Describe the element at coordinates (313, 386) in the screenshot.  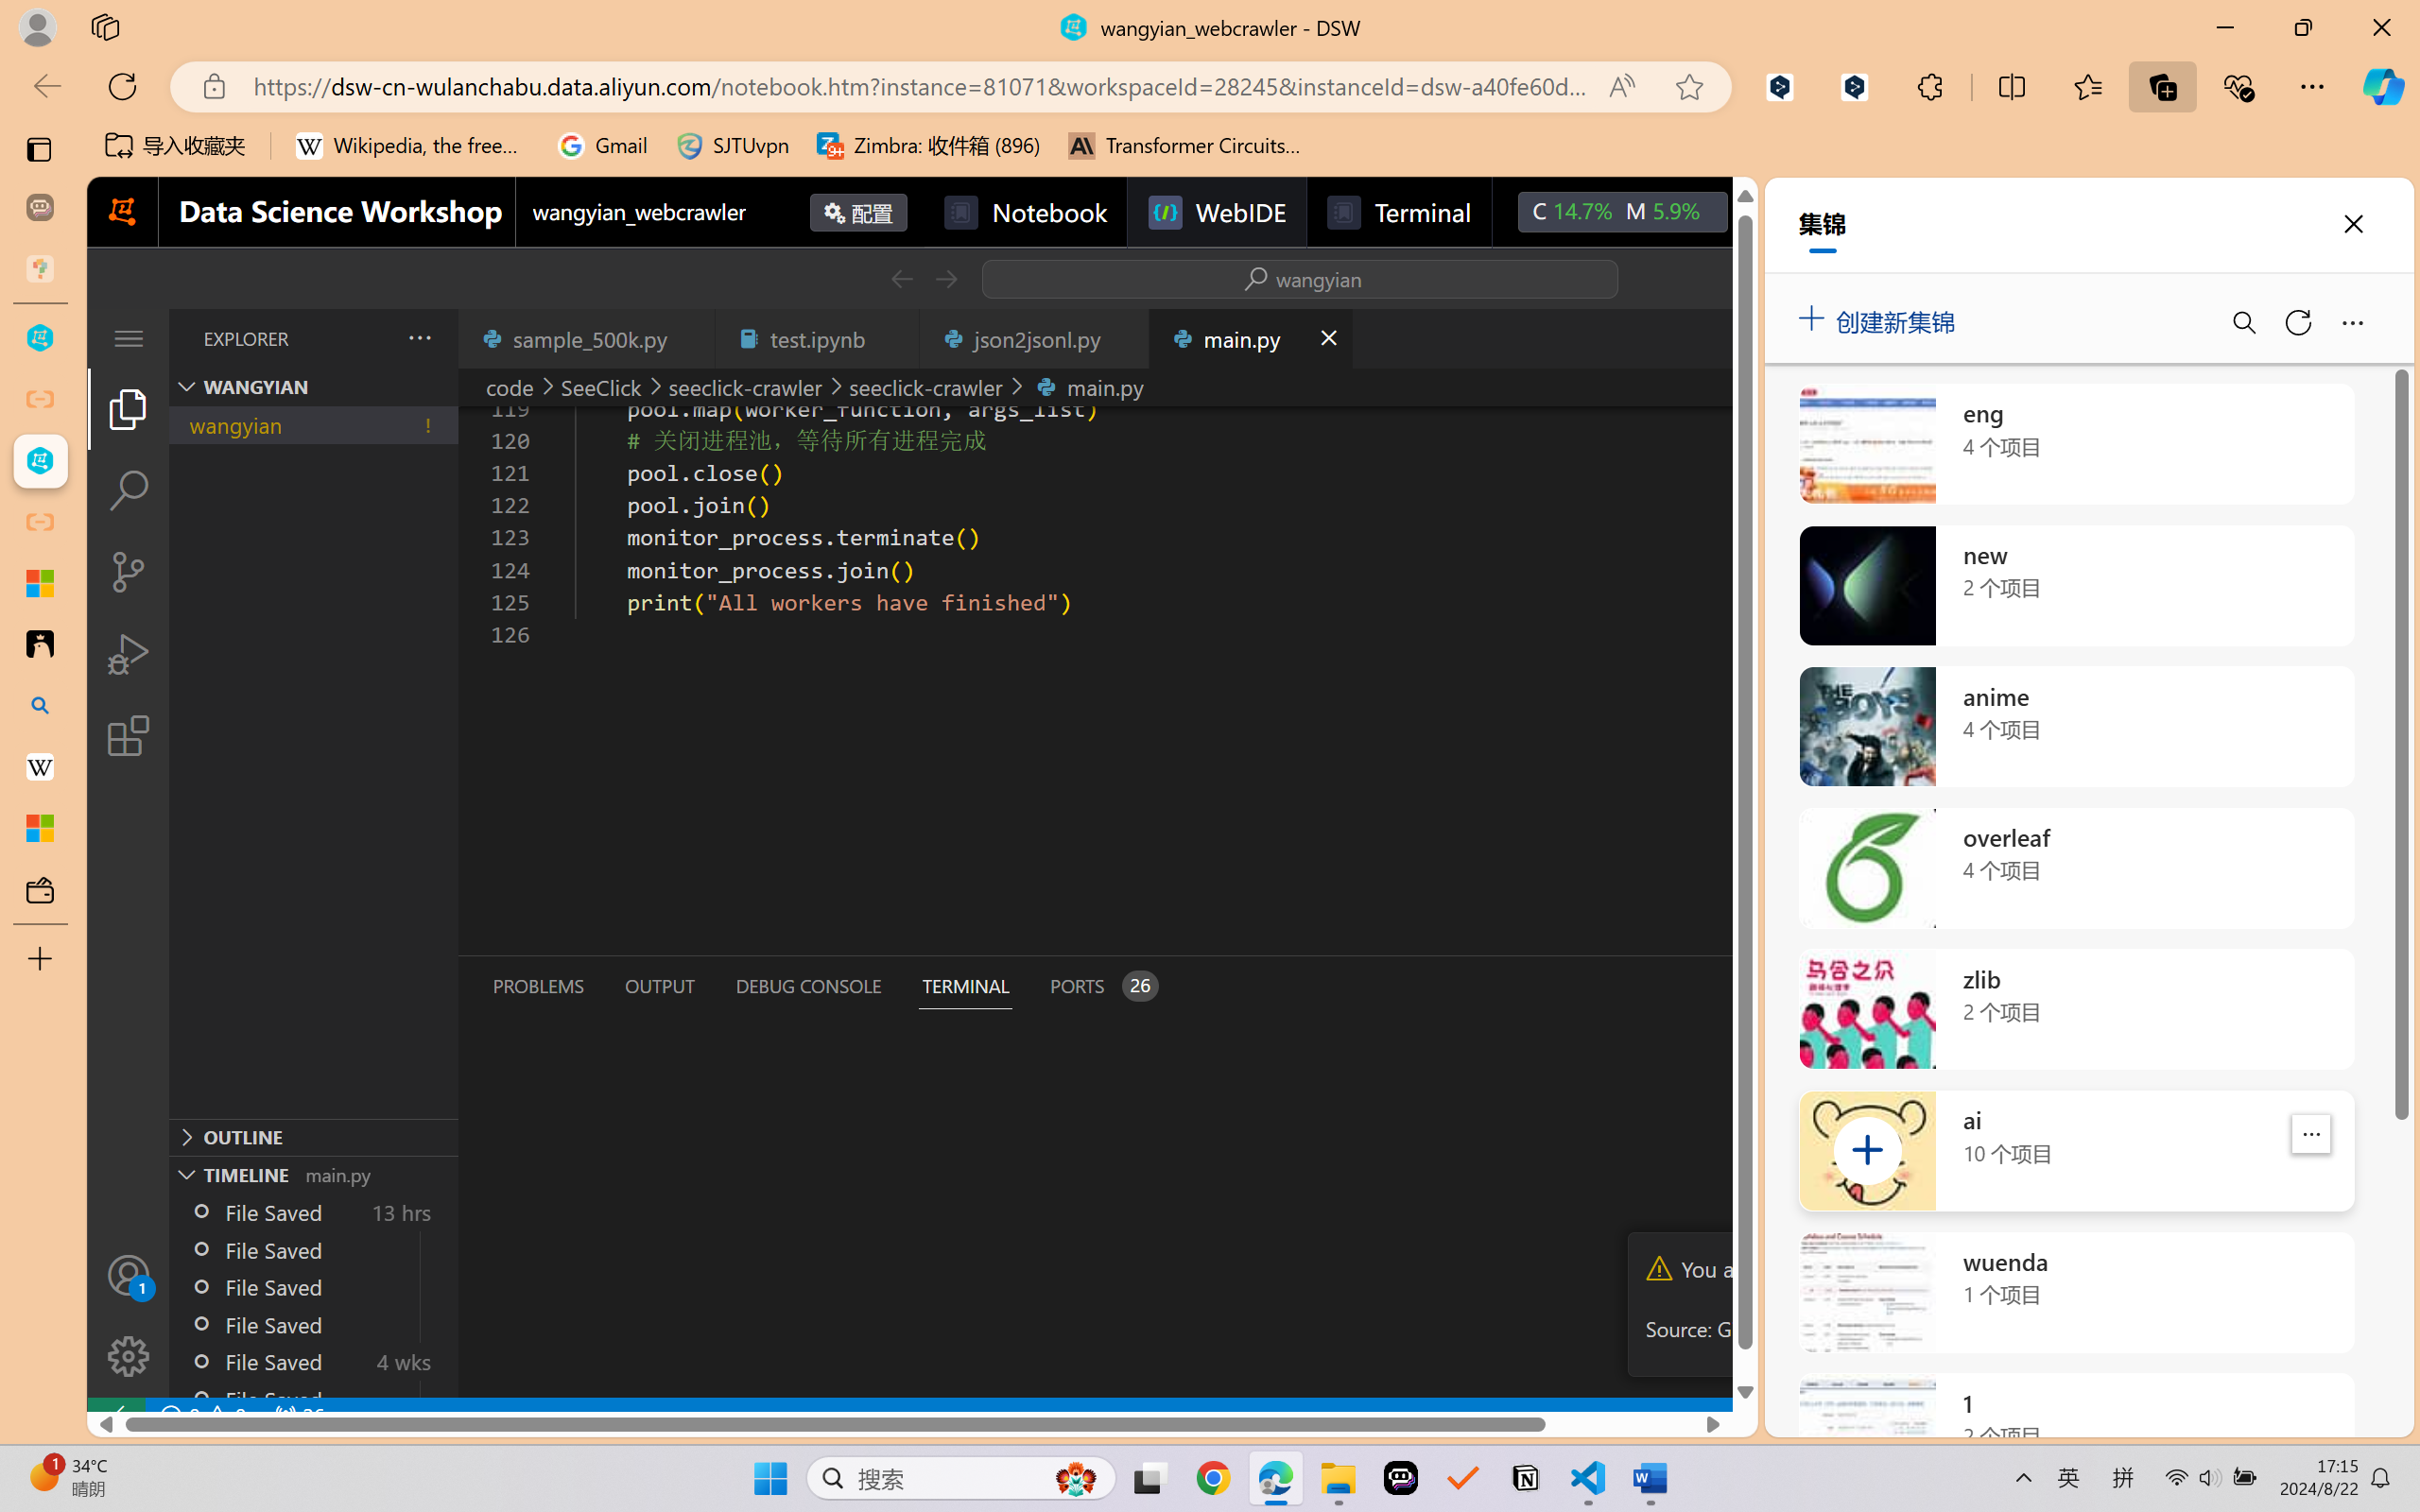
I see `'Explorer Section: wangyian'` at that location.